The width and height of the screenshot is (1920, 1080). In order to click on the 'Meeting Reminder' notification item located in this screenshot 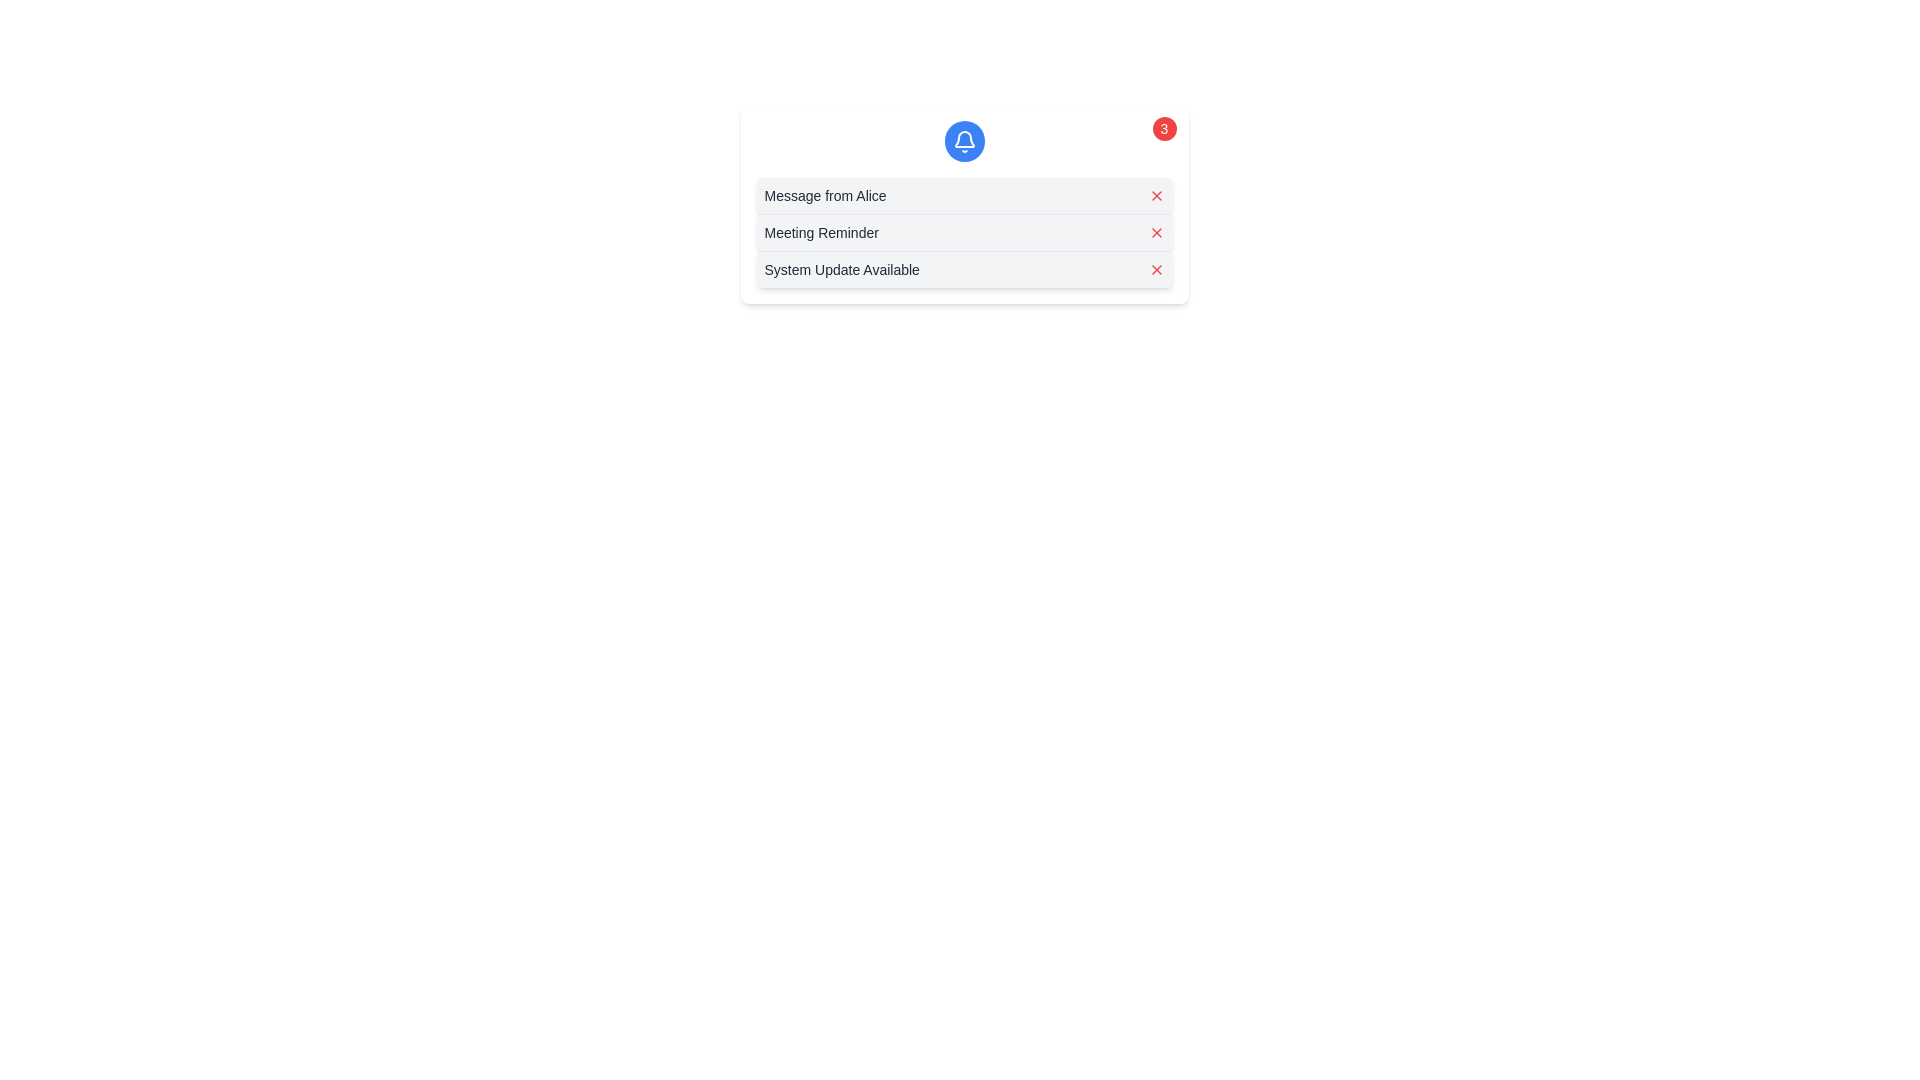, I will do `click(964, 231)`.